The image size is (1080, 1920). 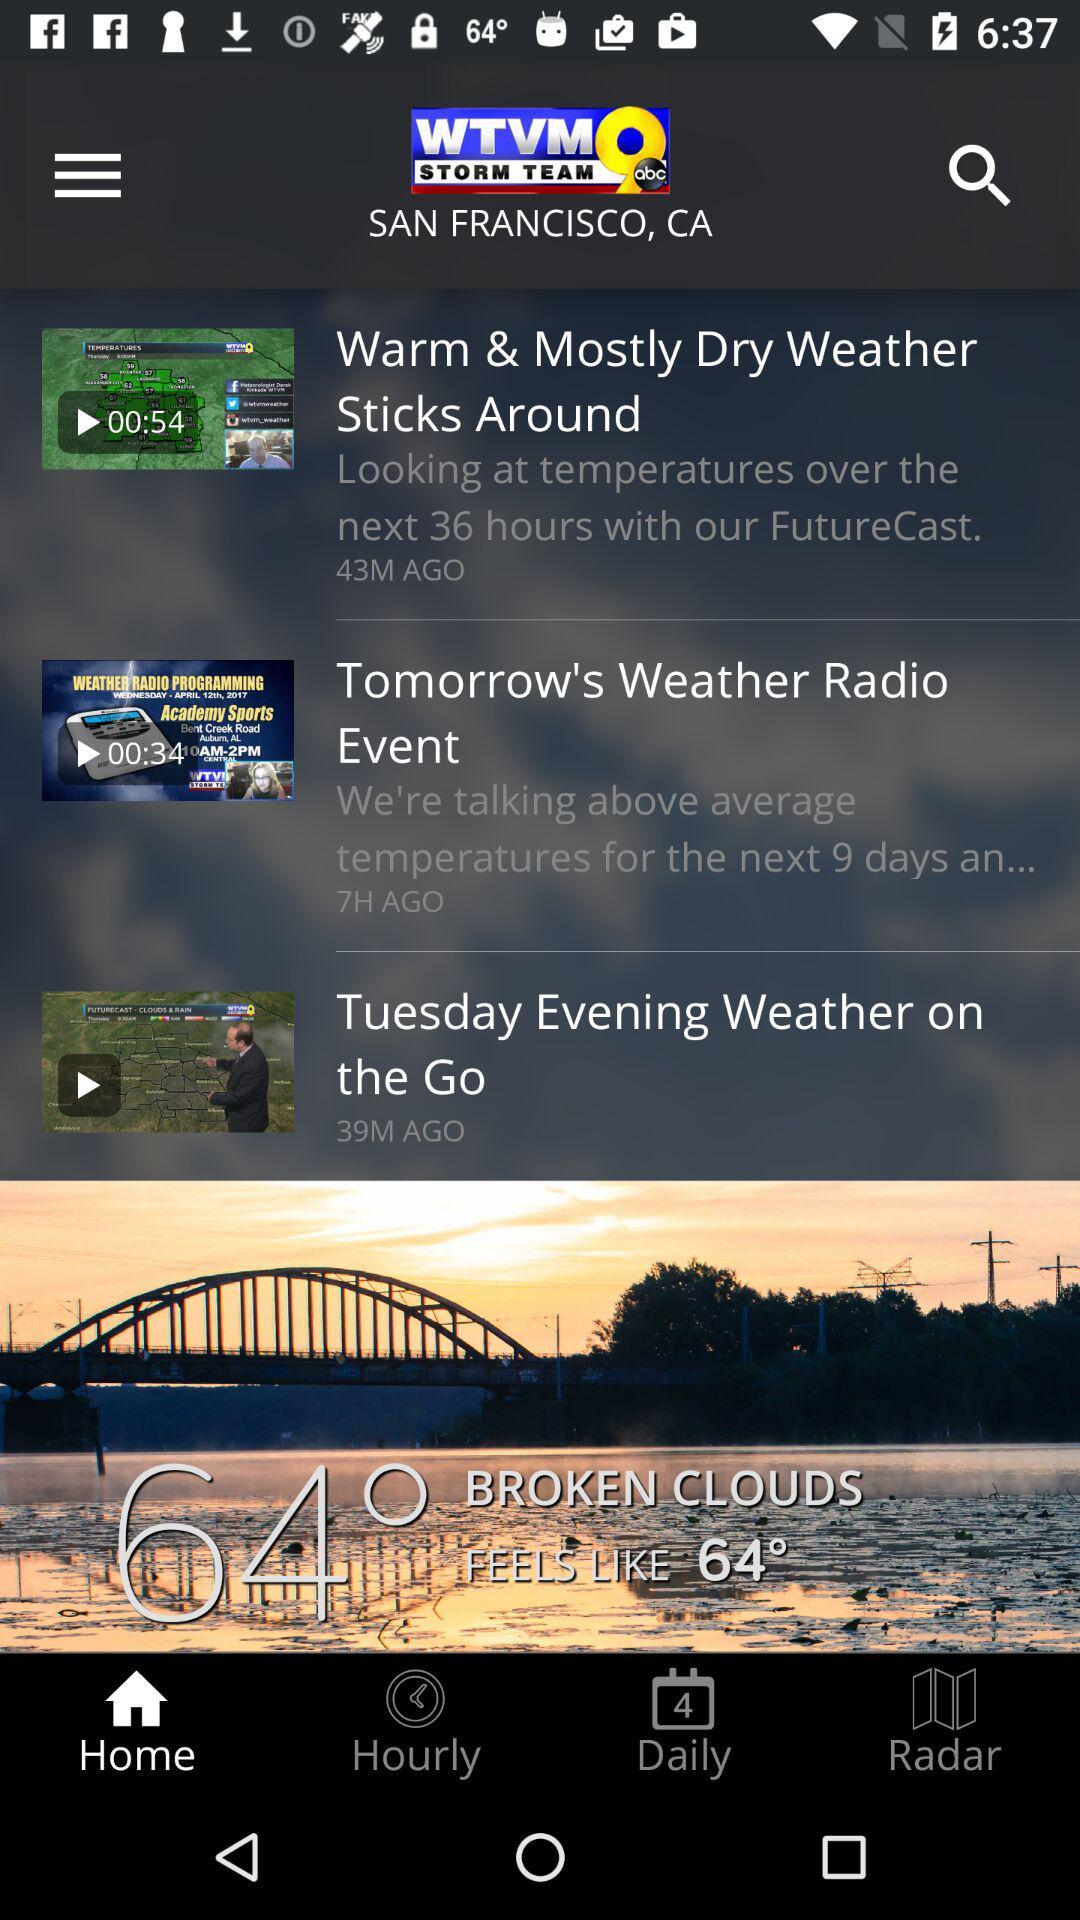 What do you see at coordinates (682, 1722) in the screenshot?
I see `the daily icon` at bounding box center [682, 1722].